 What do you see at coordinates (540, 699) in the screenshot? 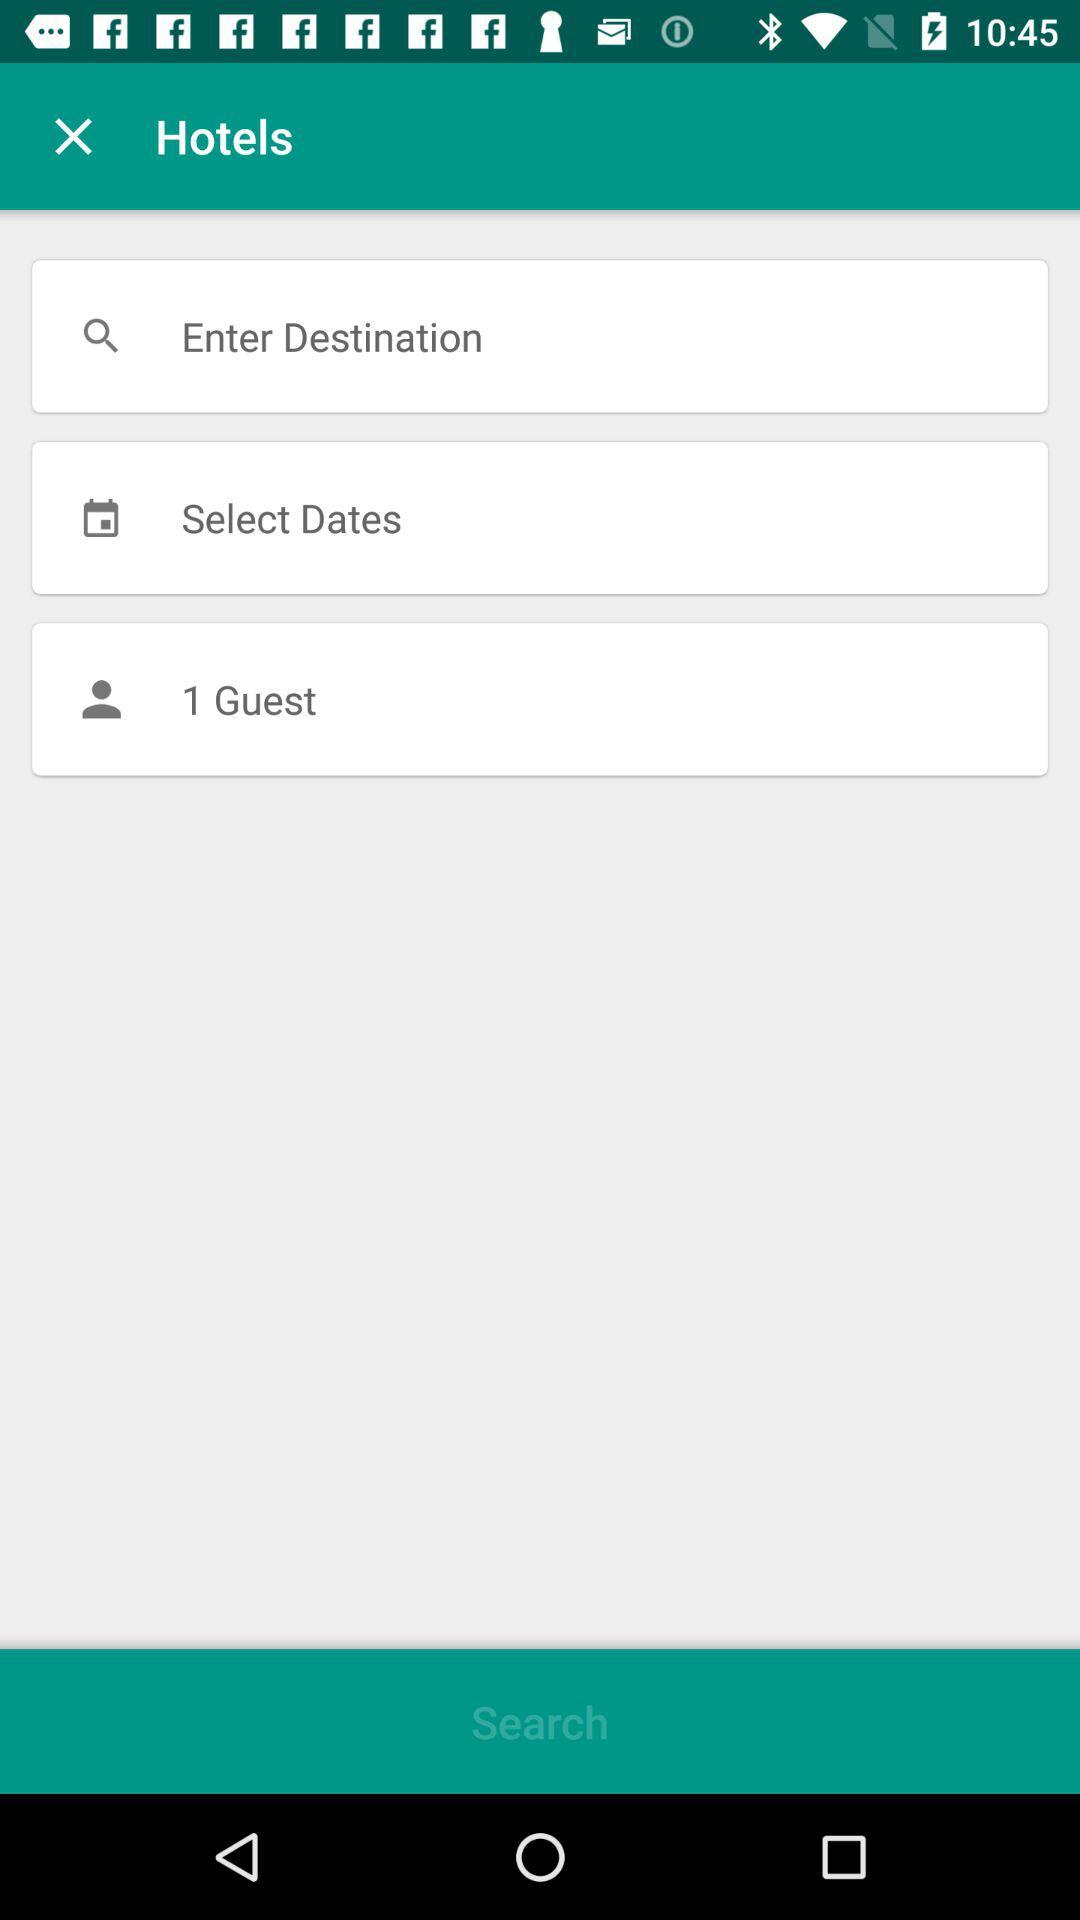
I see `the 1 guest item` at bounding box center [540, 699].